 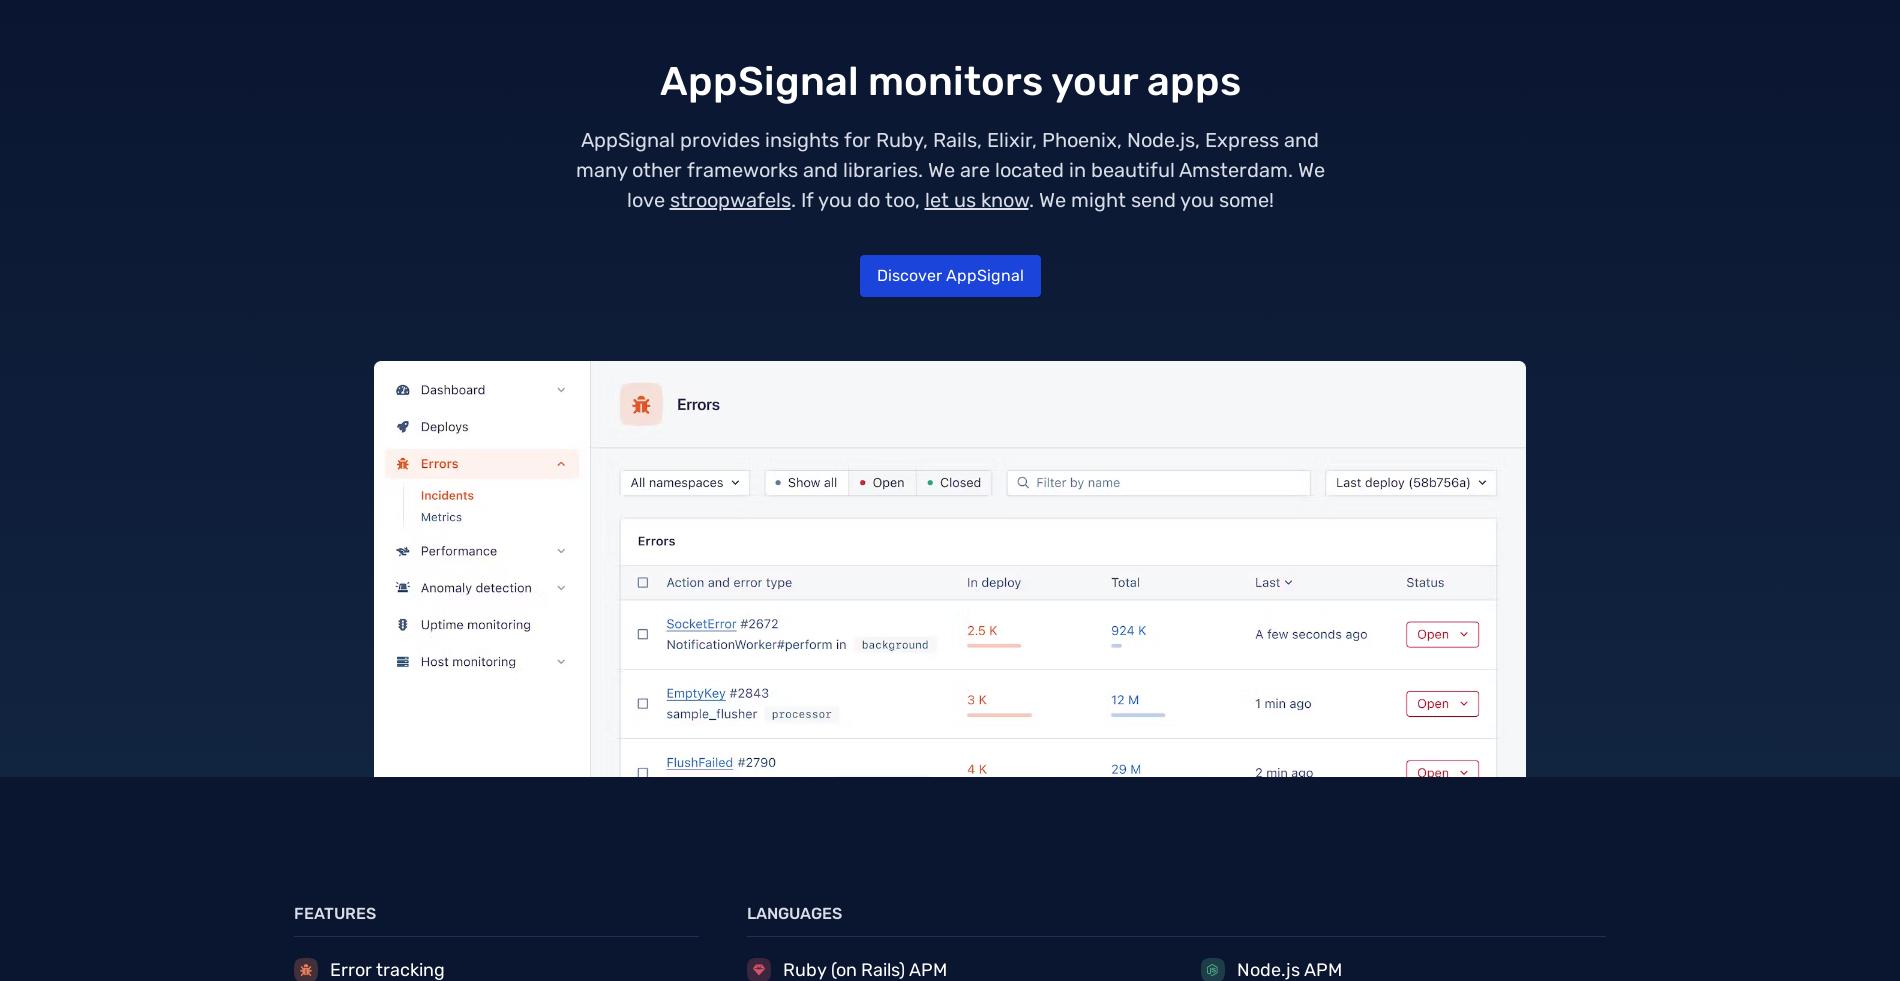 What do you see at coordinates (976, 199) in the screenshot?
I see `'let us know'` at bounding box center [976, 199].